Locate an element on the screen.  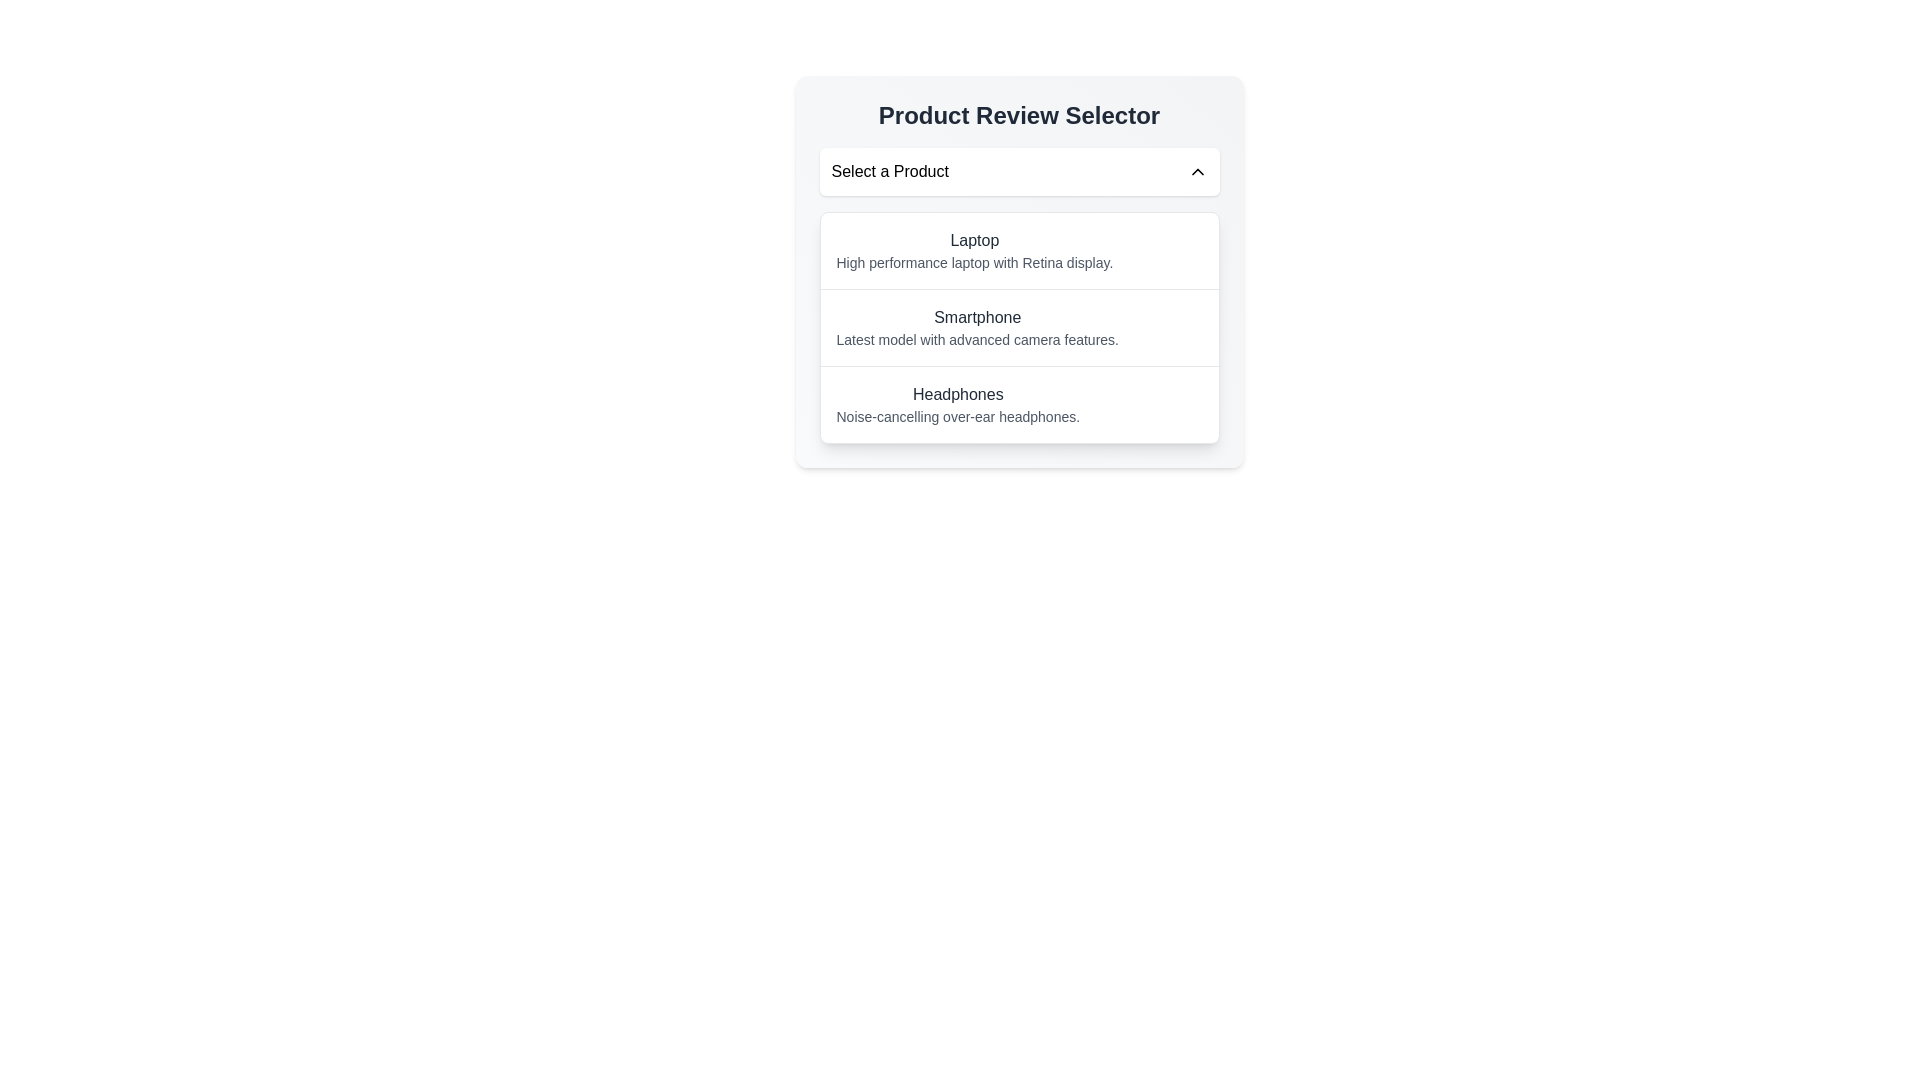
the descriptive label text element located below the 'Headphones' heading in the product selection dropdown, which provides additional information for the 'Headphones' option is located at coordinates (957, 415).